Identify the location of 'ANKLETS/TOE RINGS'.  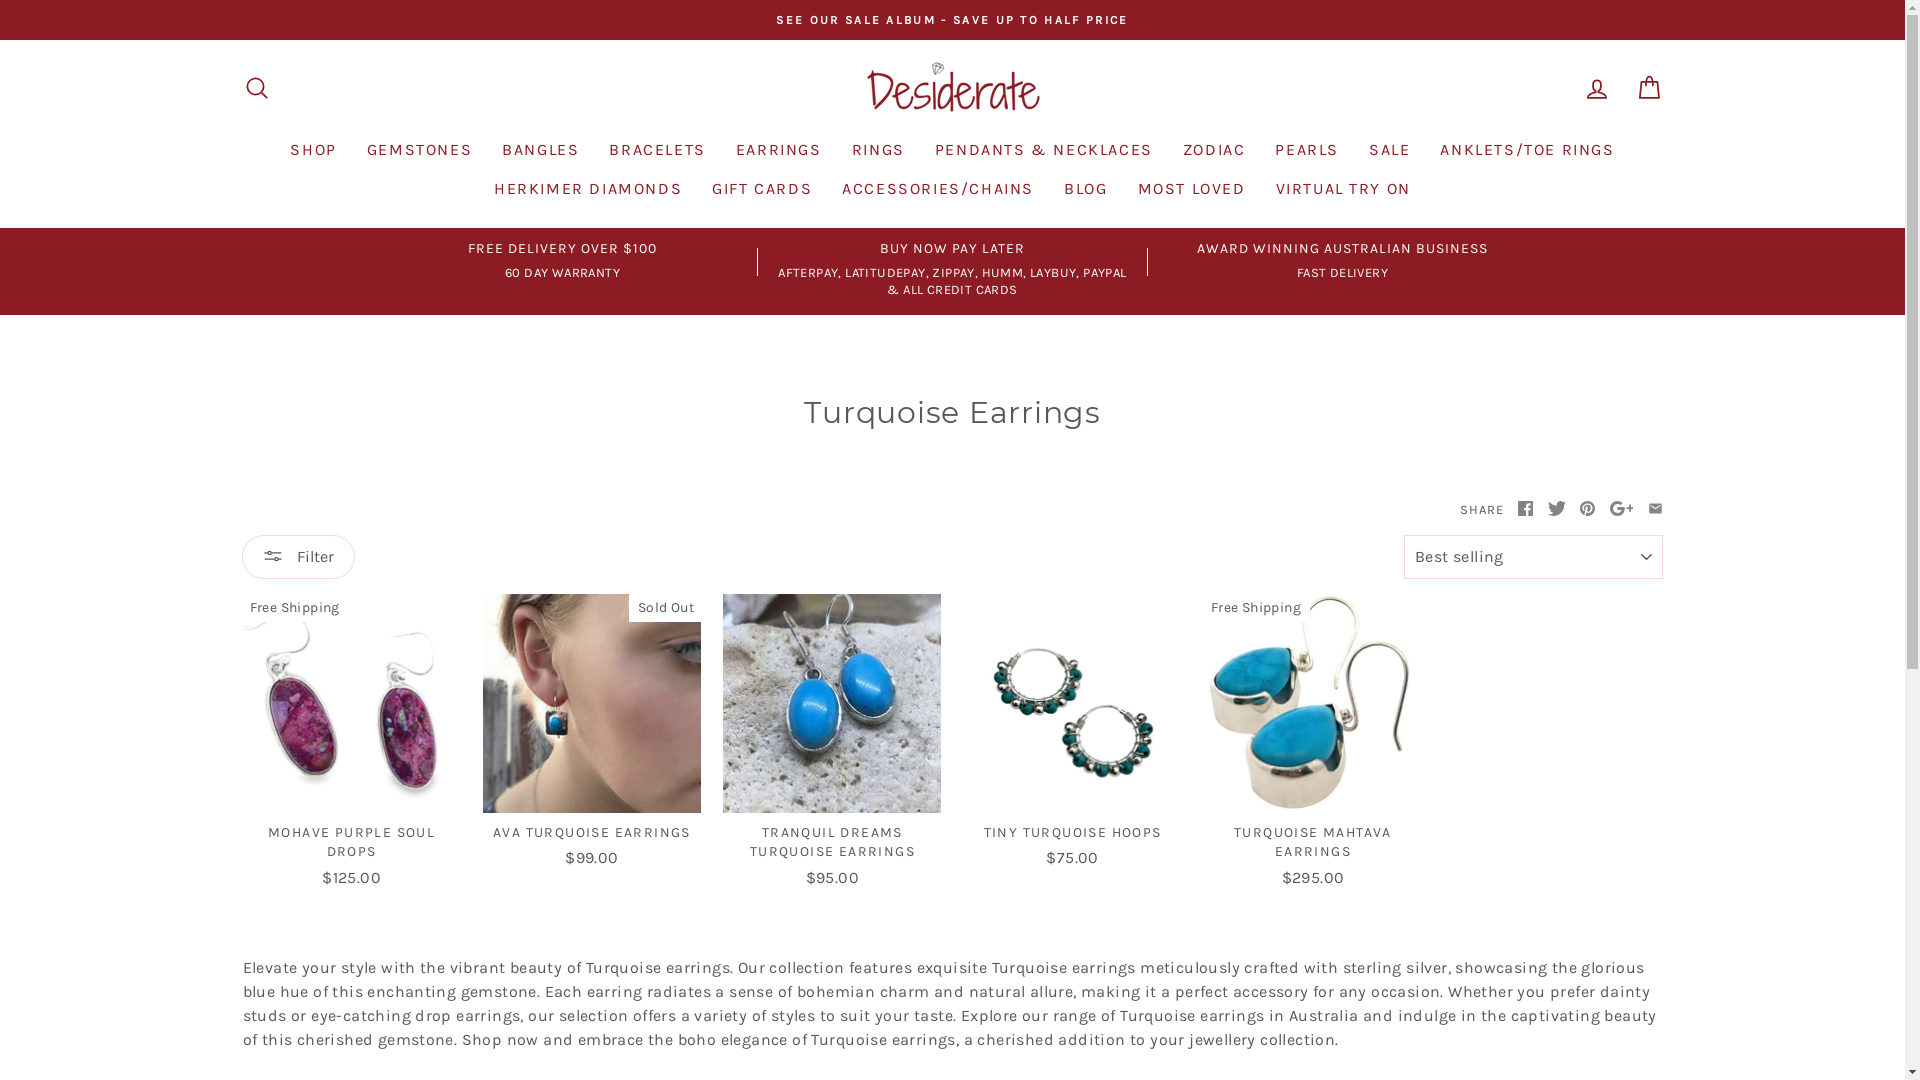
(1525, 148).